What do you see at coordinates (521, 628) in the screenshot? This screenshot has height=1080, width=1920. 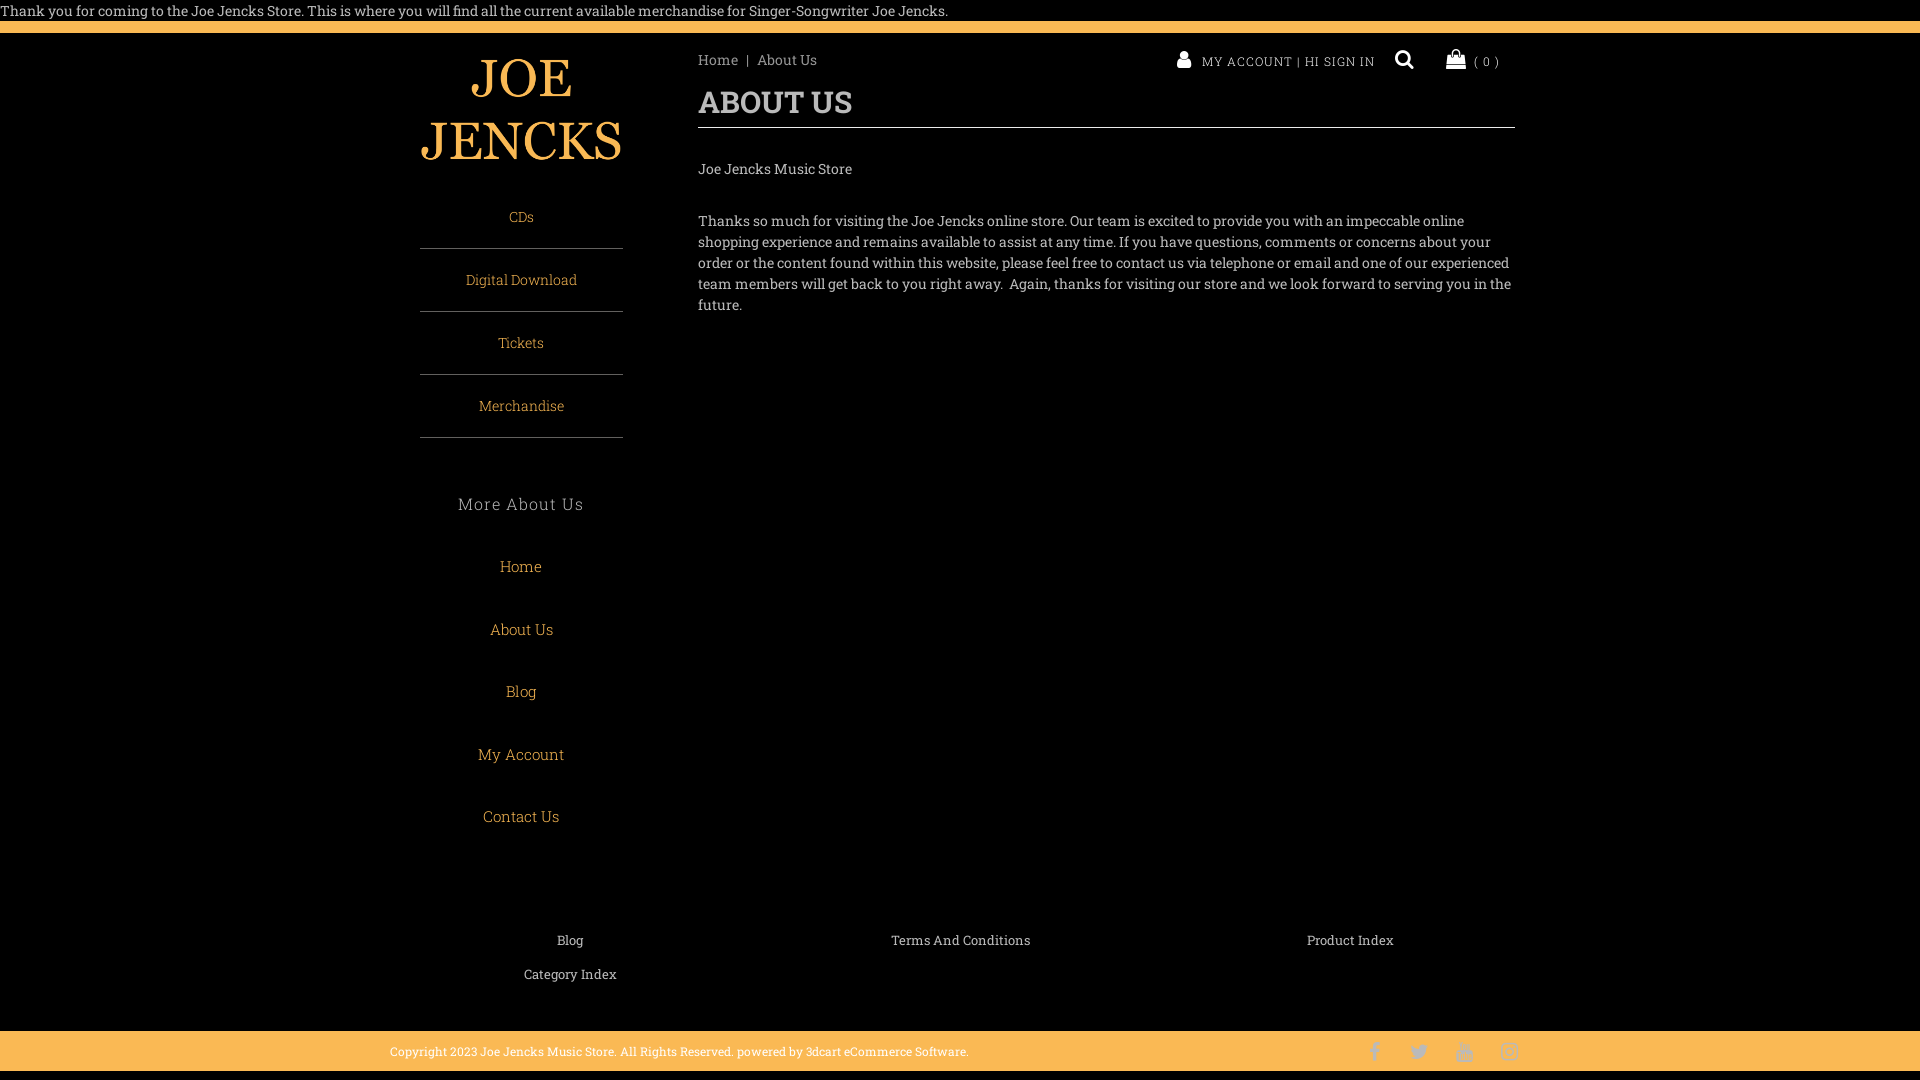 I see `'About Us'` at bounding box center [521, 628].